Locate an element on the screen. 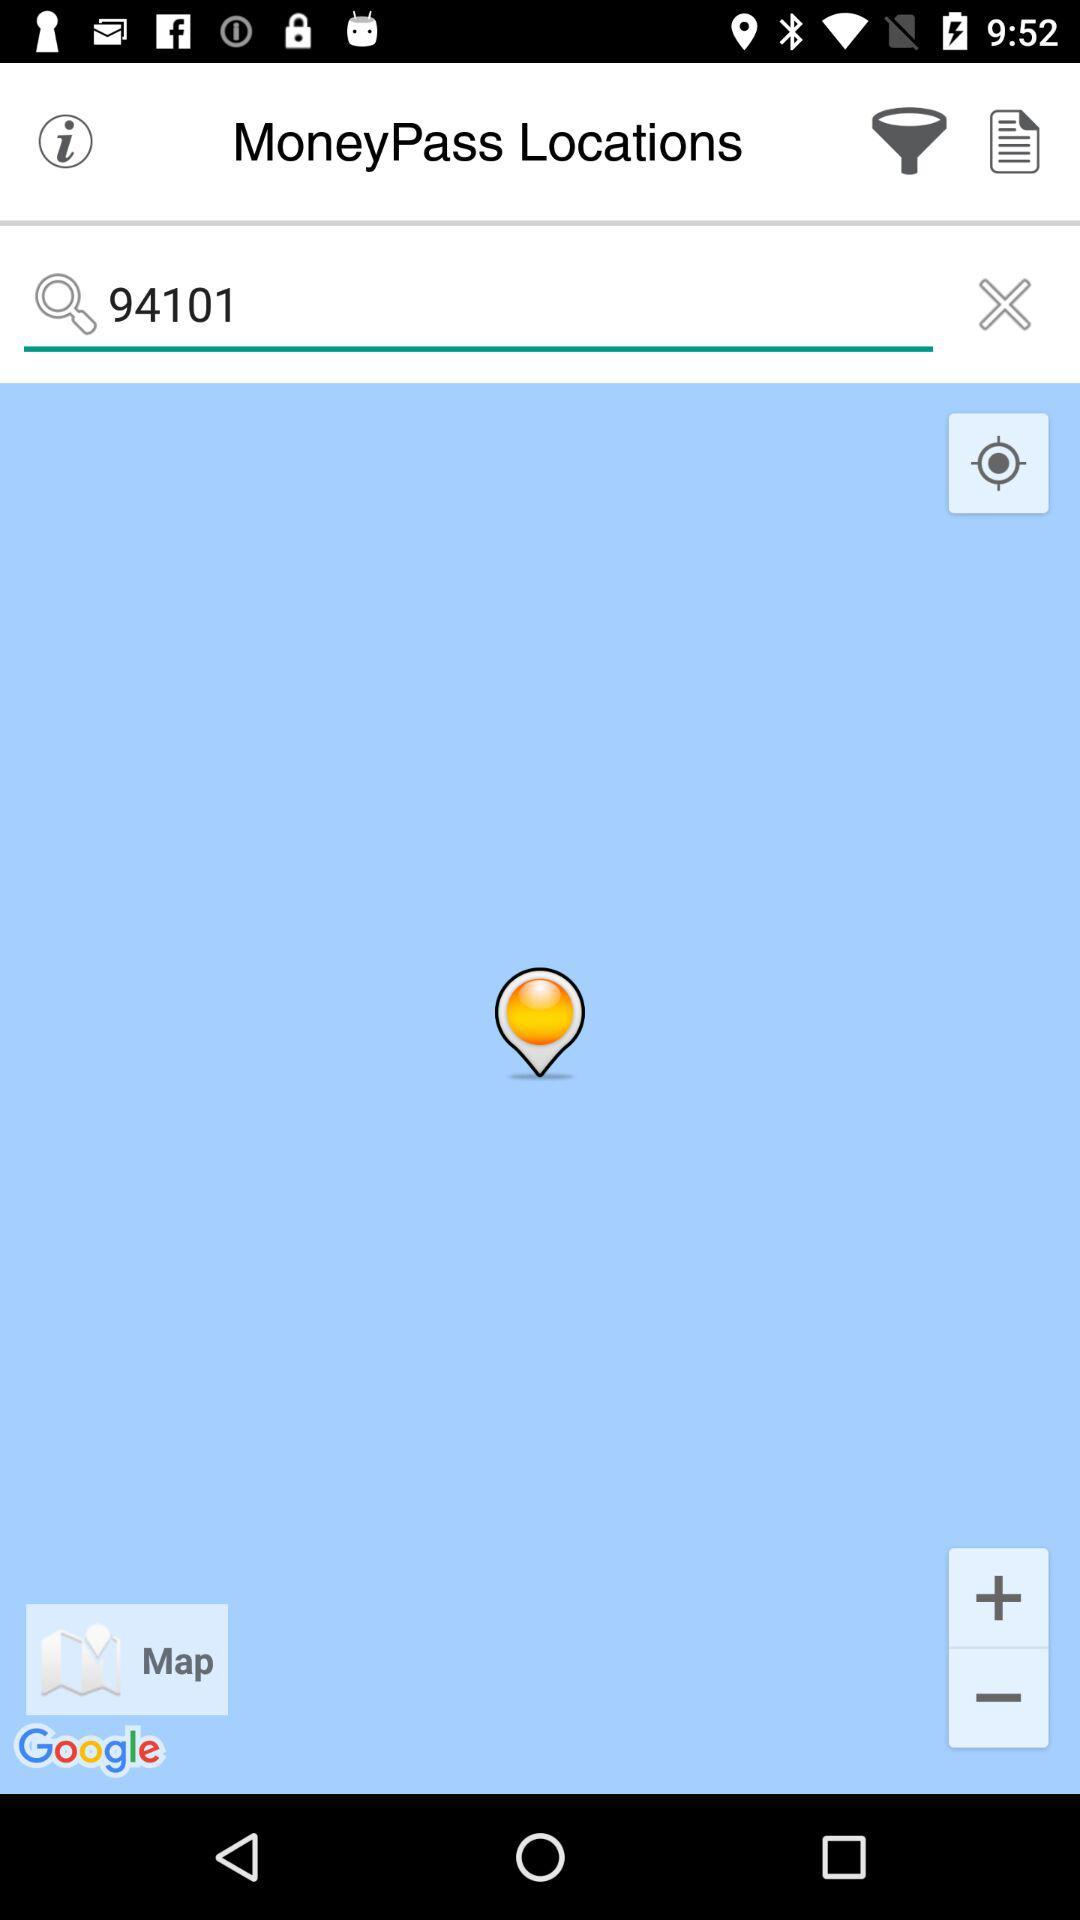  the info icon is located at coordinates (64, 141).